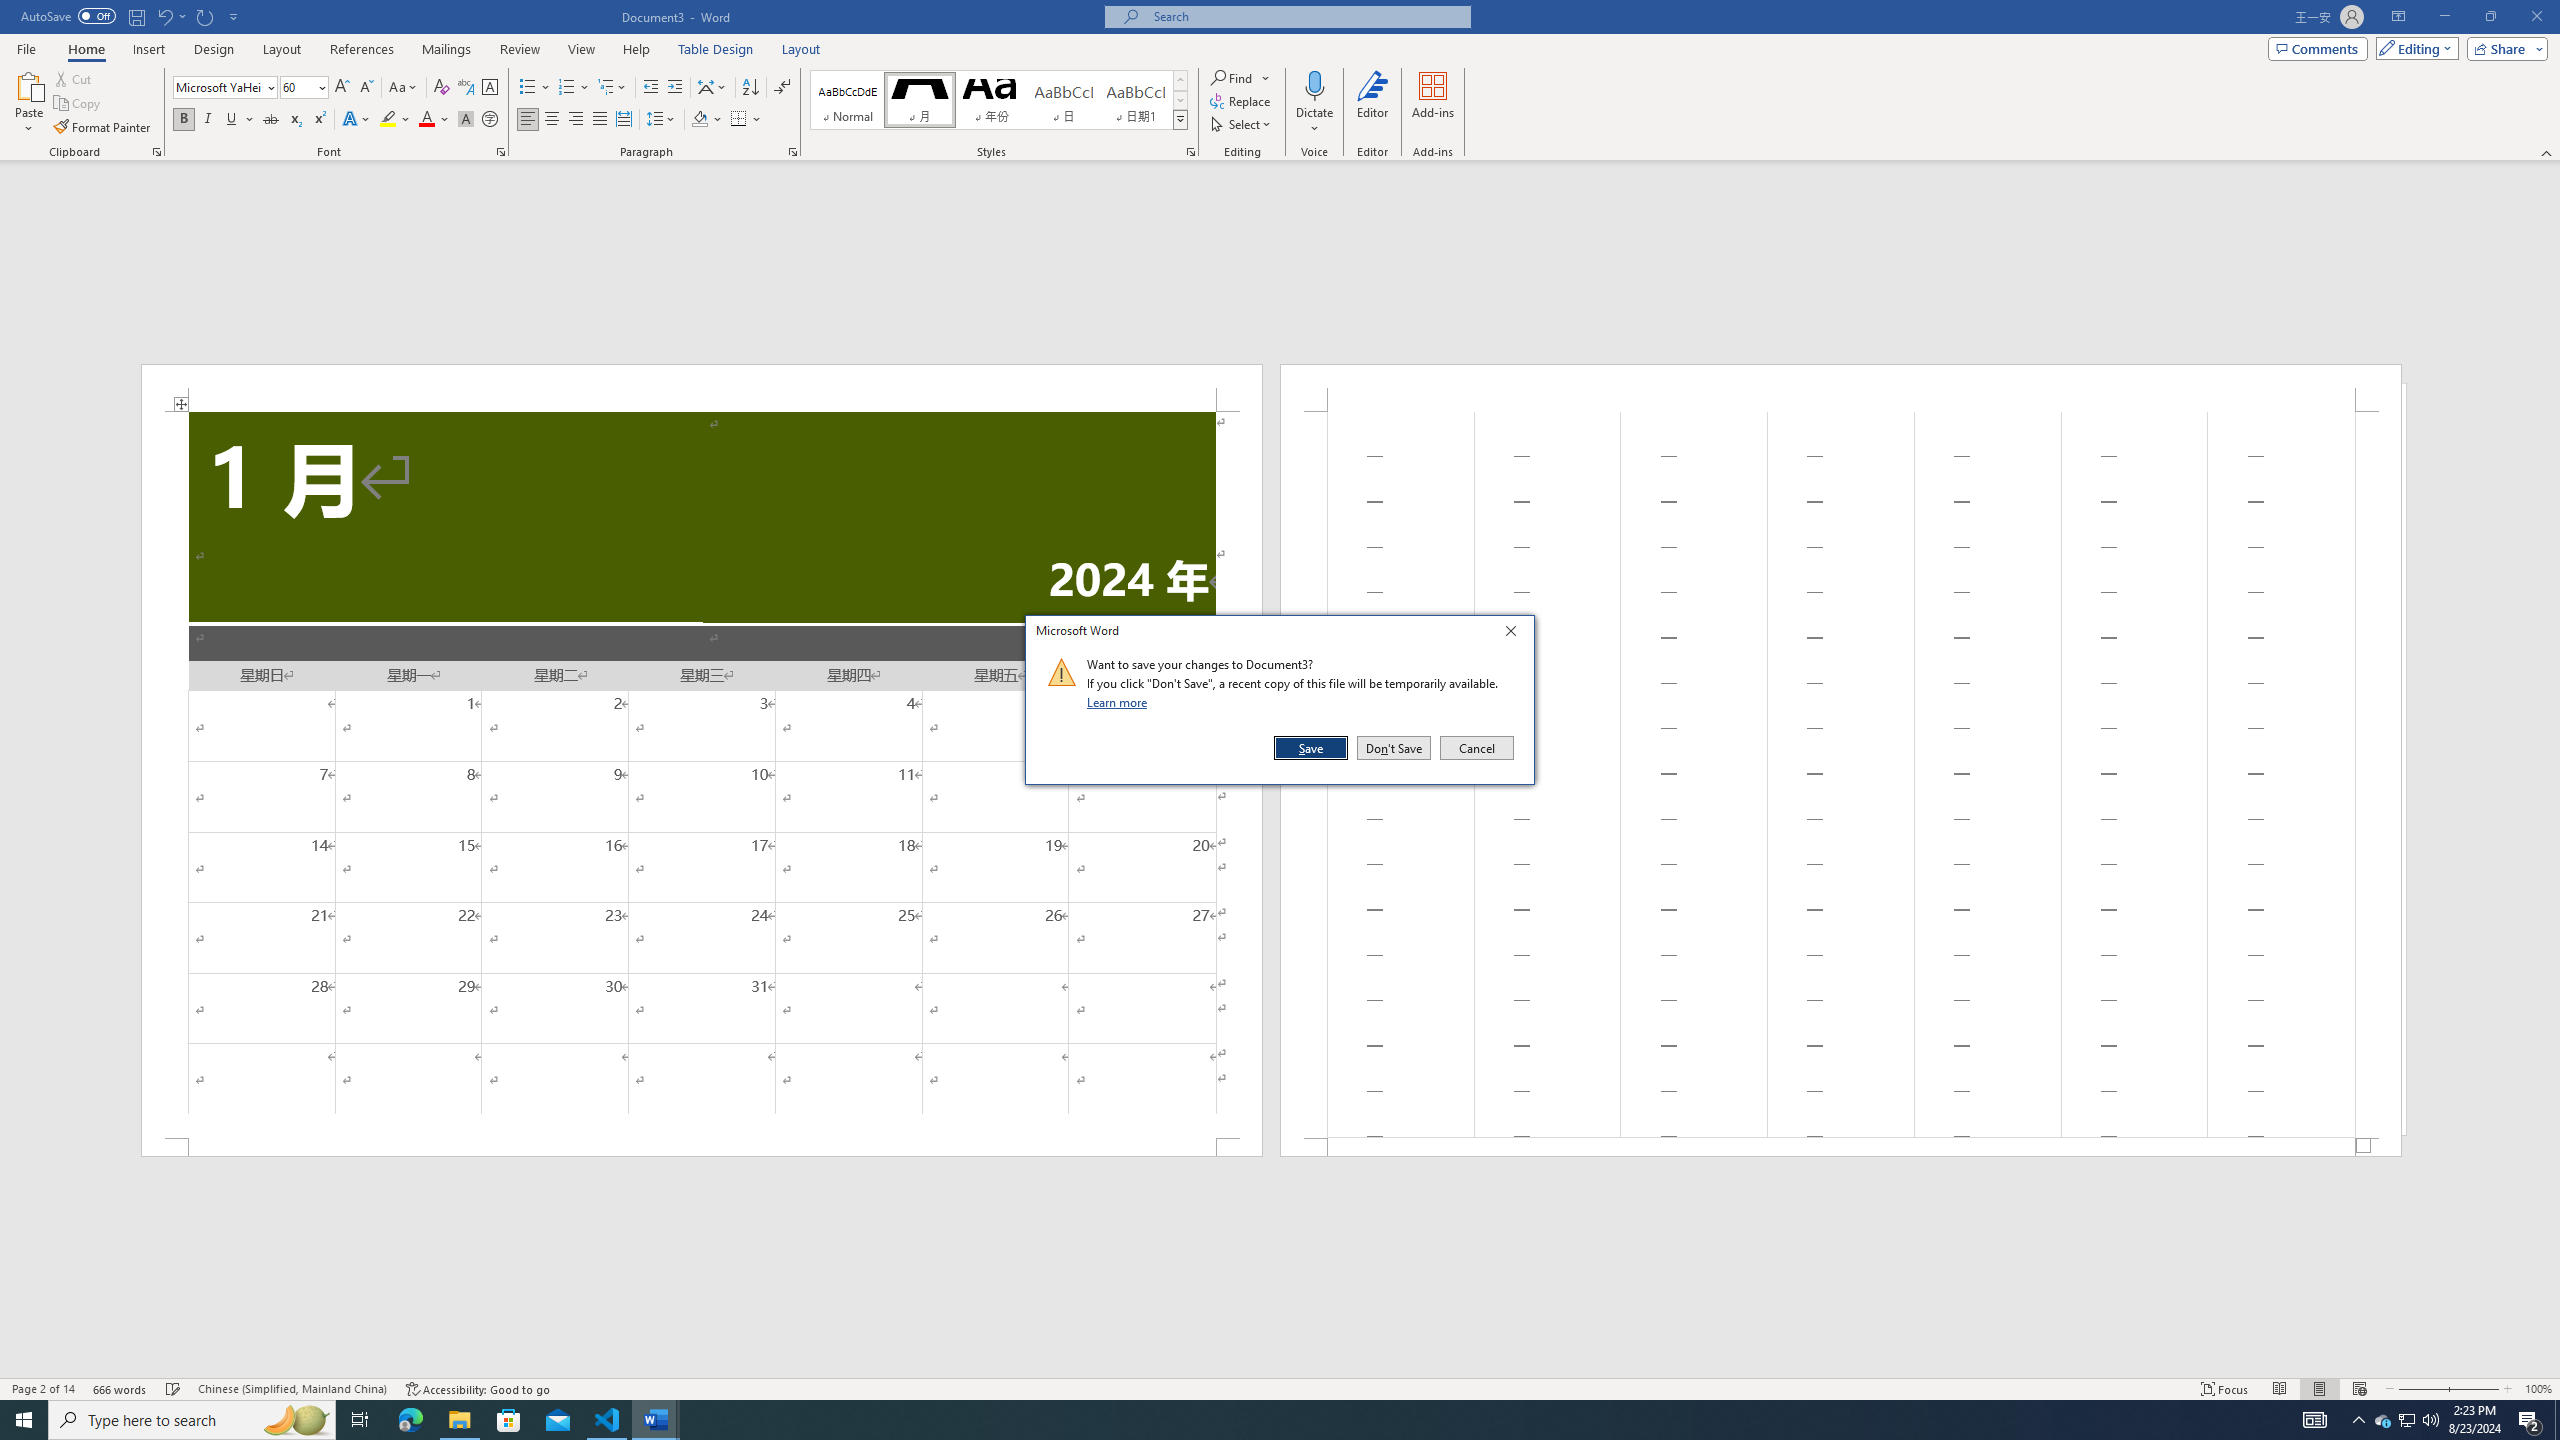 The height and width of the screenshot is (1440, 2560). I want to click on 'Undo Apply Quick Style', so click(163, 15).